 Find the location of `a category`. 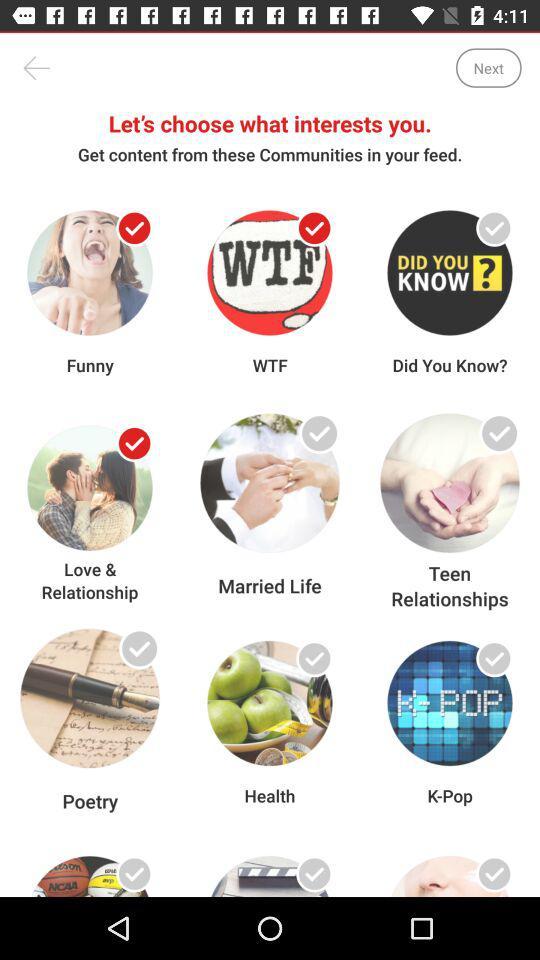

a category is located at coordinates (134, 657).